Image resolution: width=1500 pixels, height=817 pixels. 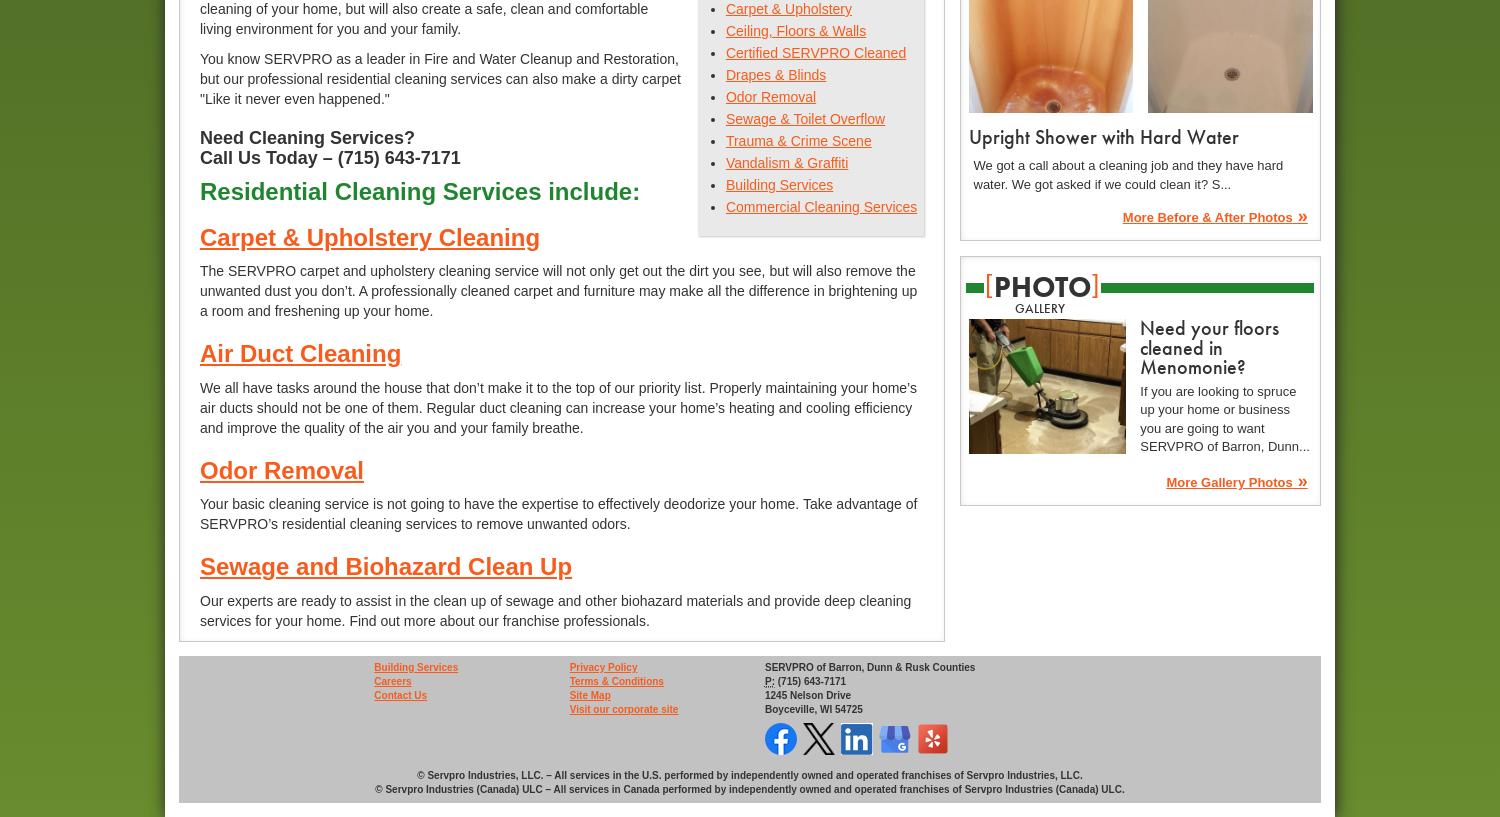 I want to click on 'Sewage and Biohazard Clean Up', so click(x=385, y=565).